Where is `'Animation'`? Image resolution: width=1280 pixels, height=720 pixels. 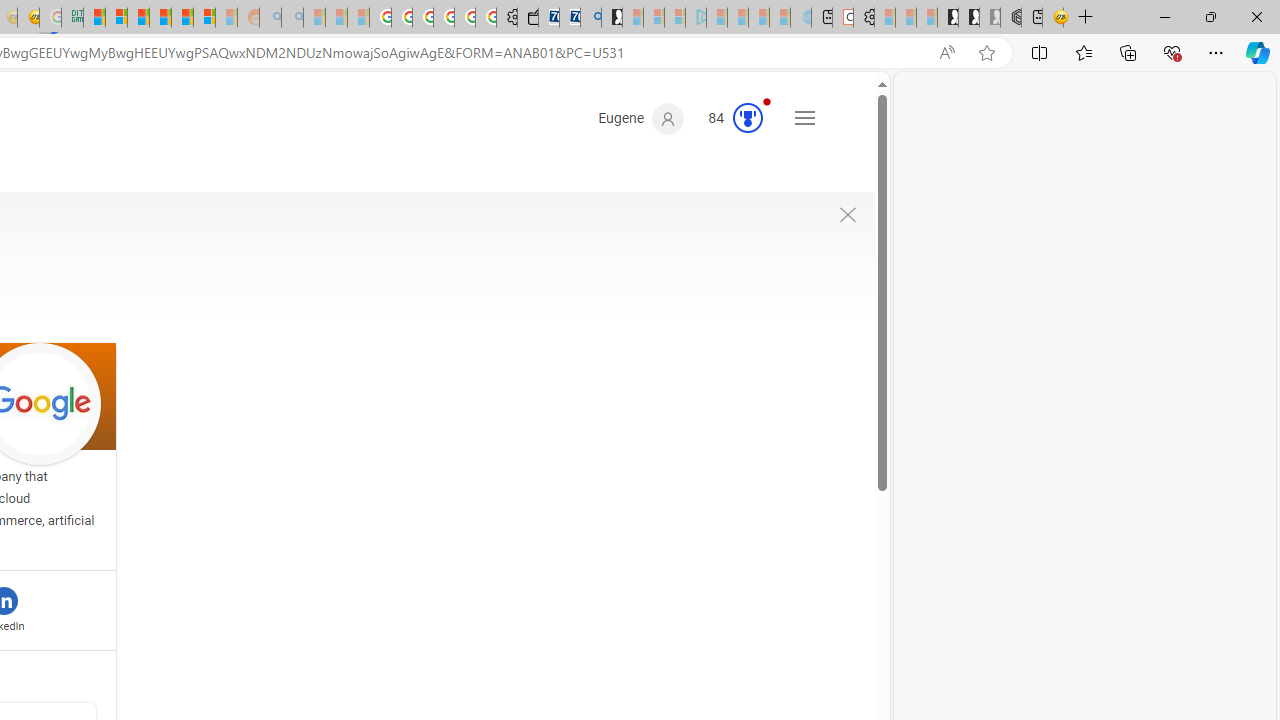 'Animation' is located at coordinates (765, 101).